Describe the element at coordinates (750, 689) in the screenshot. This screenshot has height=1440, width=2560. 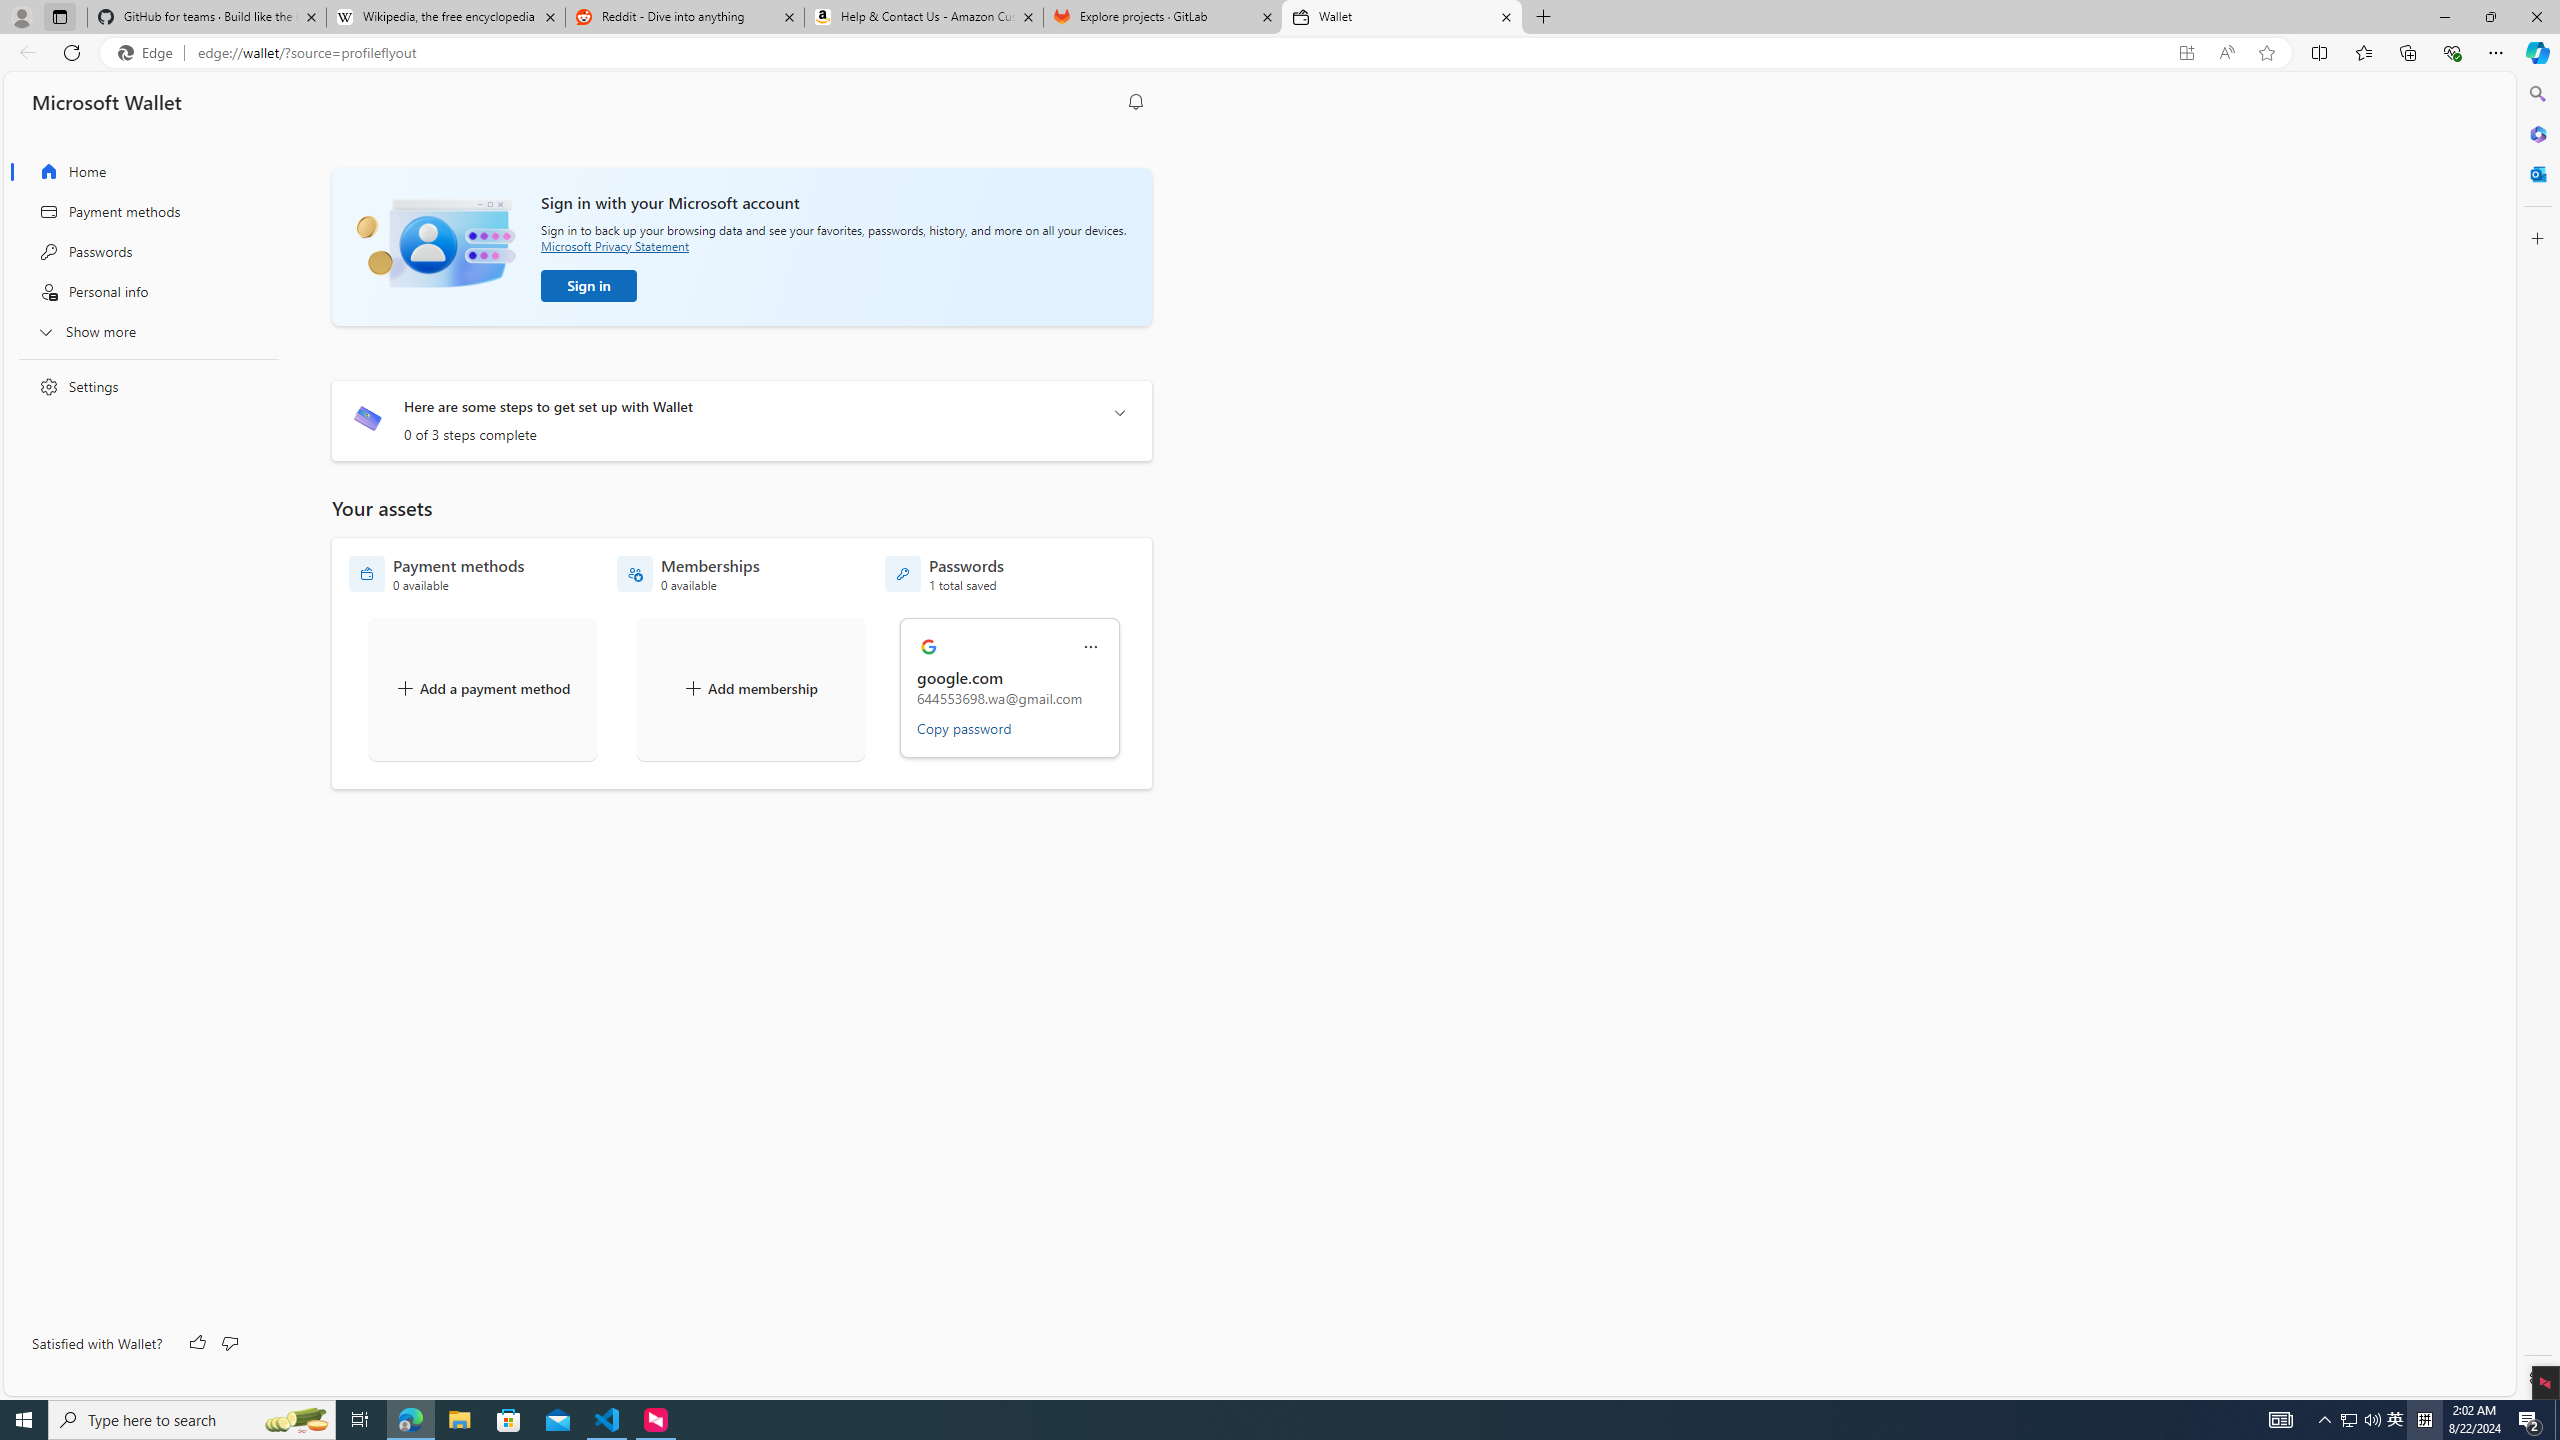
I see `'Add membership'` at that location.